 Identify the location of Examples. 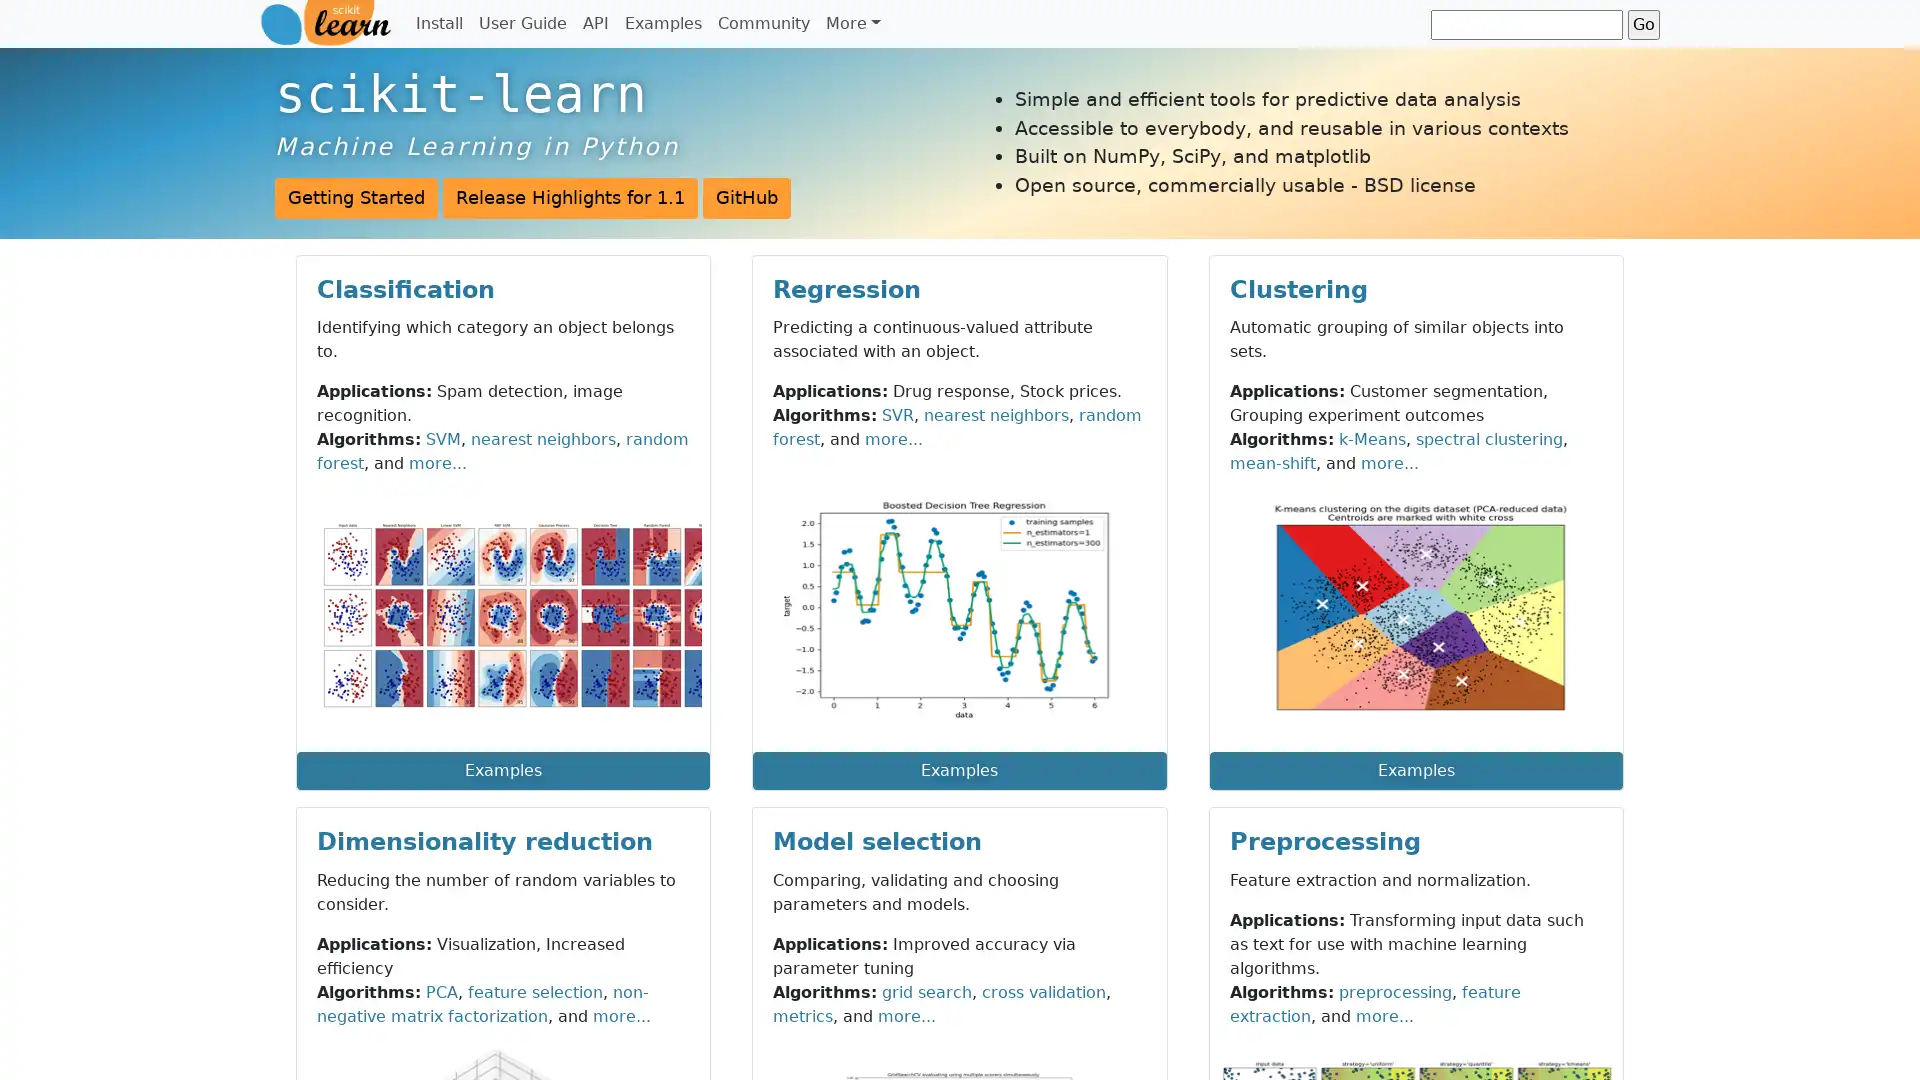
(502, 770).